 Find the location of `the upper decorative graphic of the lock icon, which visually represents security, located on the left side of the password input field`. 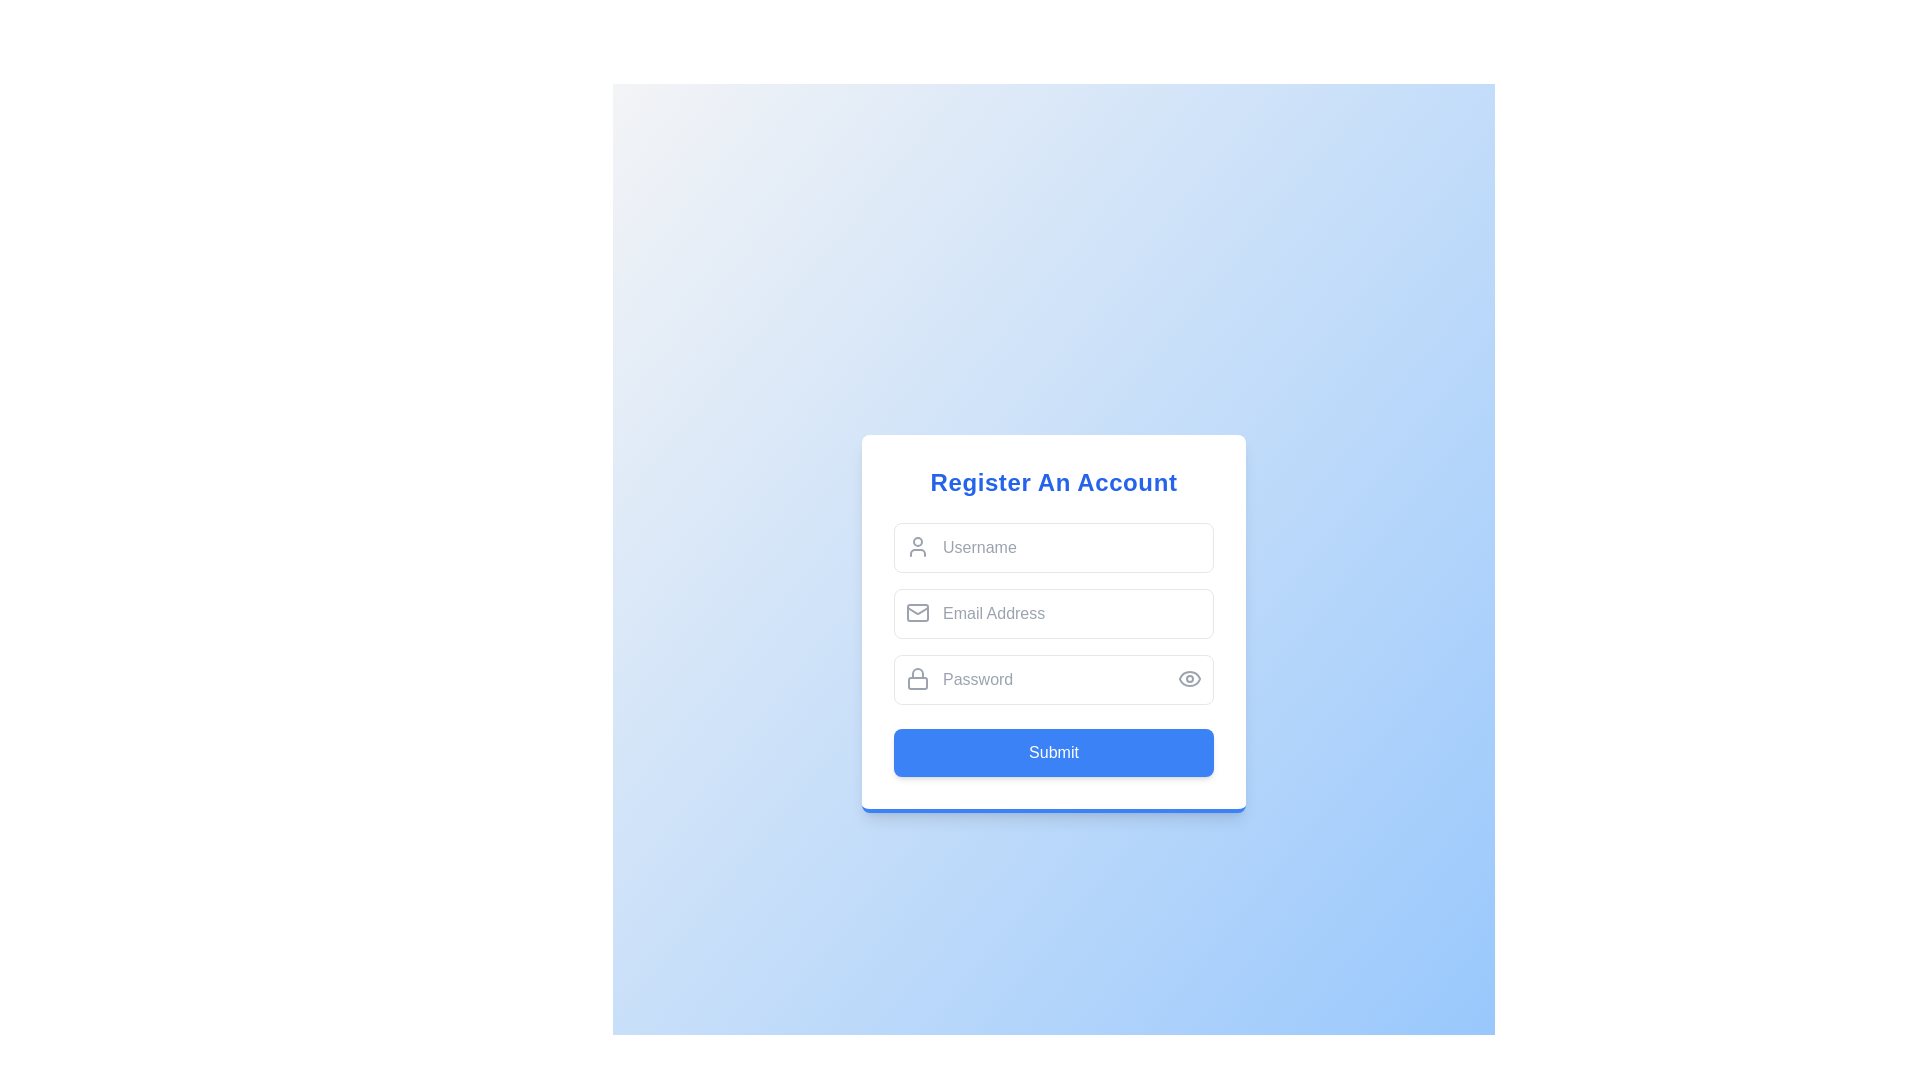

the upper decorative graphic of the lock icon, which visually represents security, located on the left side of the password input field is located at coordinates (916, 673).